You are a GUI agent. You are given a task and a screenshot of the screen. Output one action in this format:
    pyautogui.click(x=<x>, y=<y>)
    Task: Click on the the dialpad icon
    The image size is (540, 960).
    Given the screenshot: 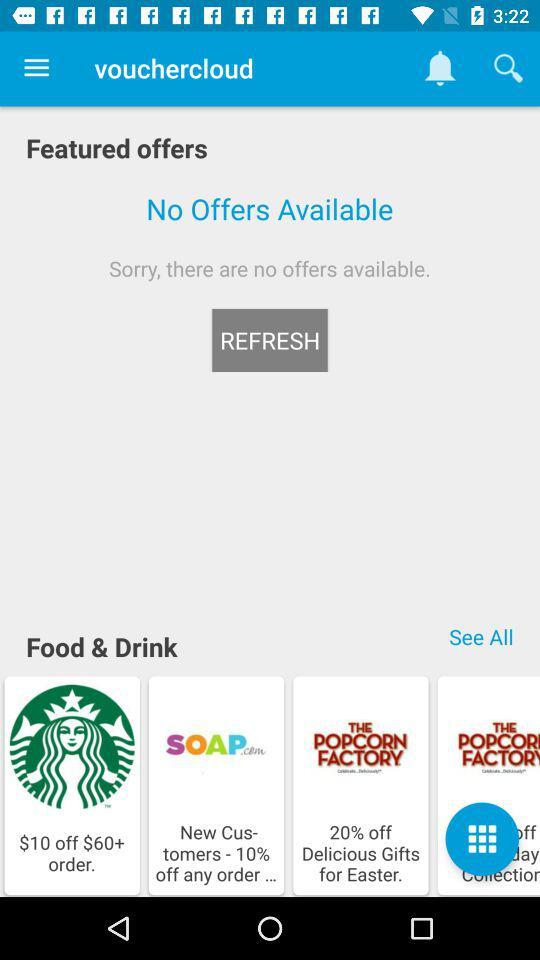 What is the action you would take?
    pyautogui.click(x=481, y=839)
    